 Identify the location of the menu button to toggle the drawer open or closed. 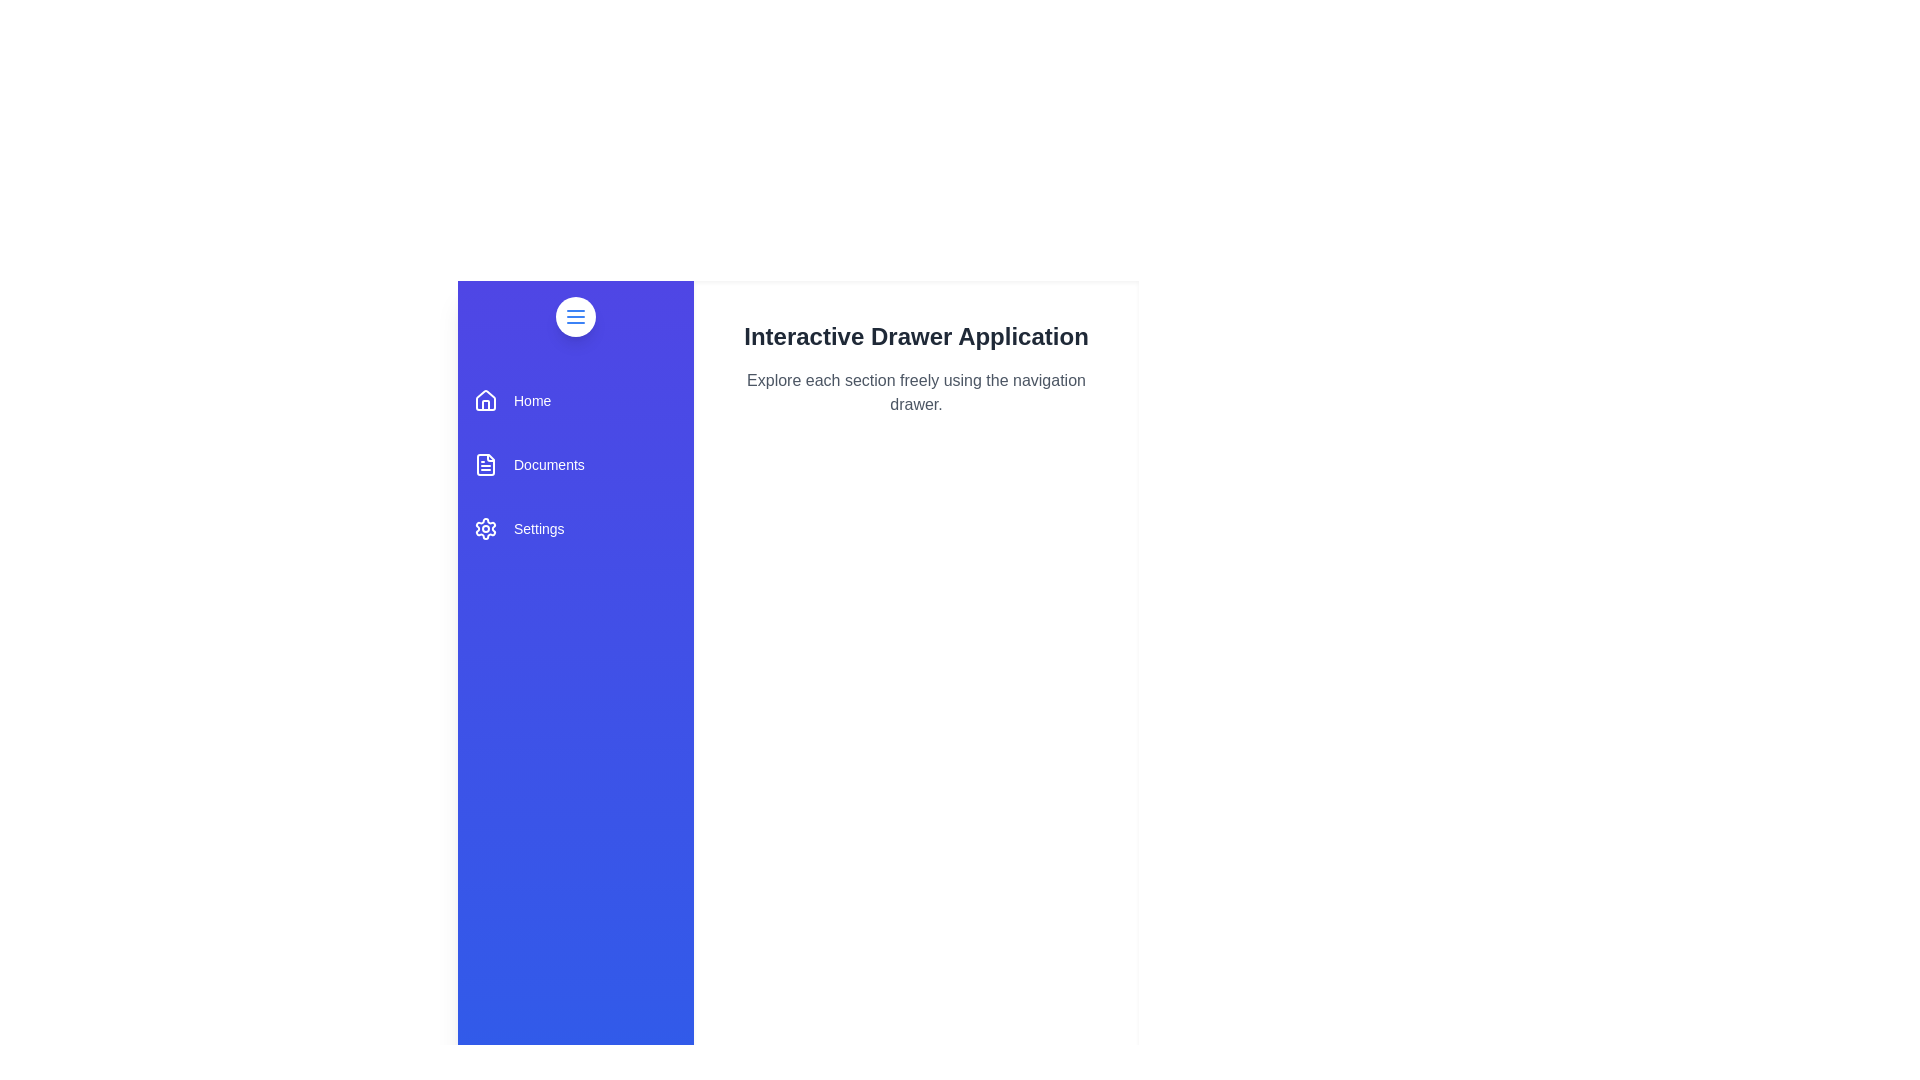
(575, 315).